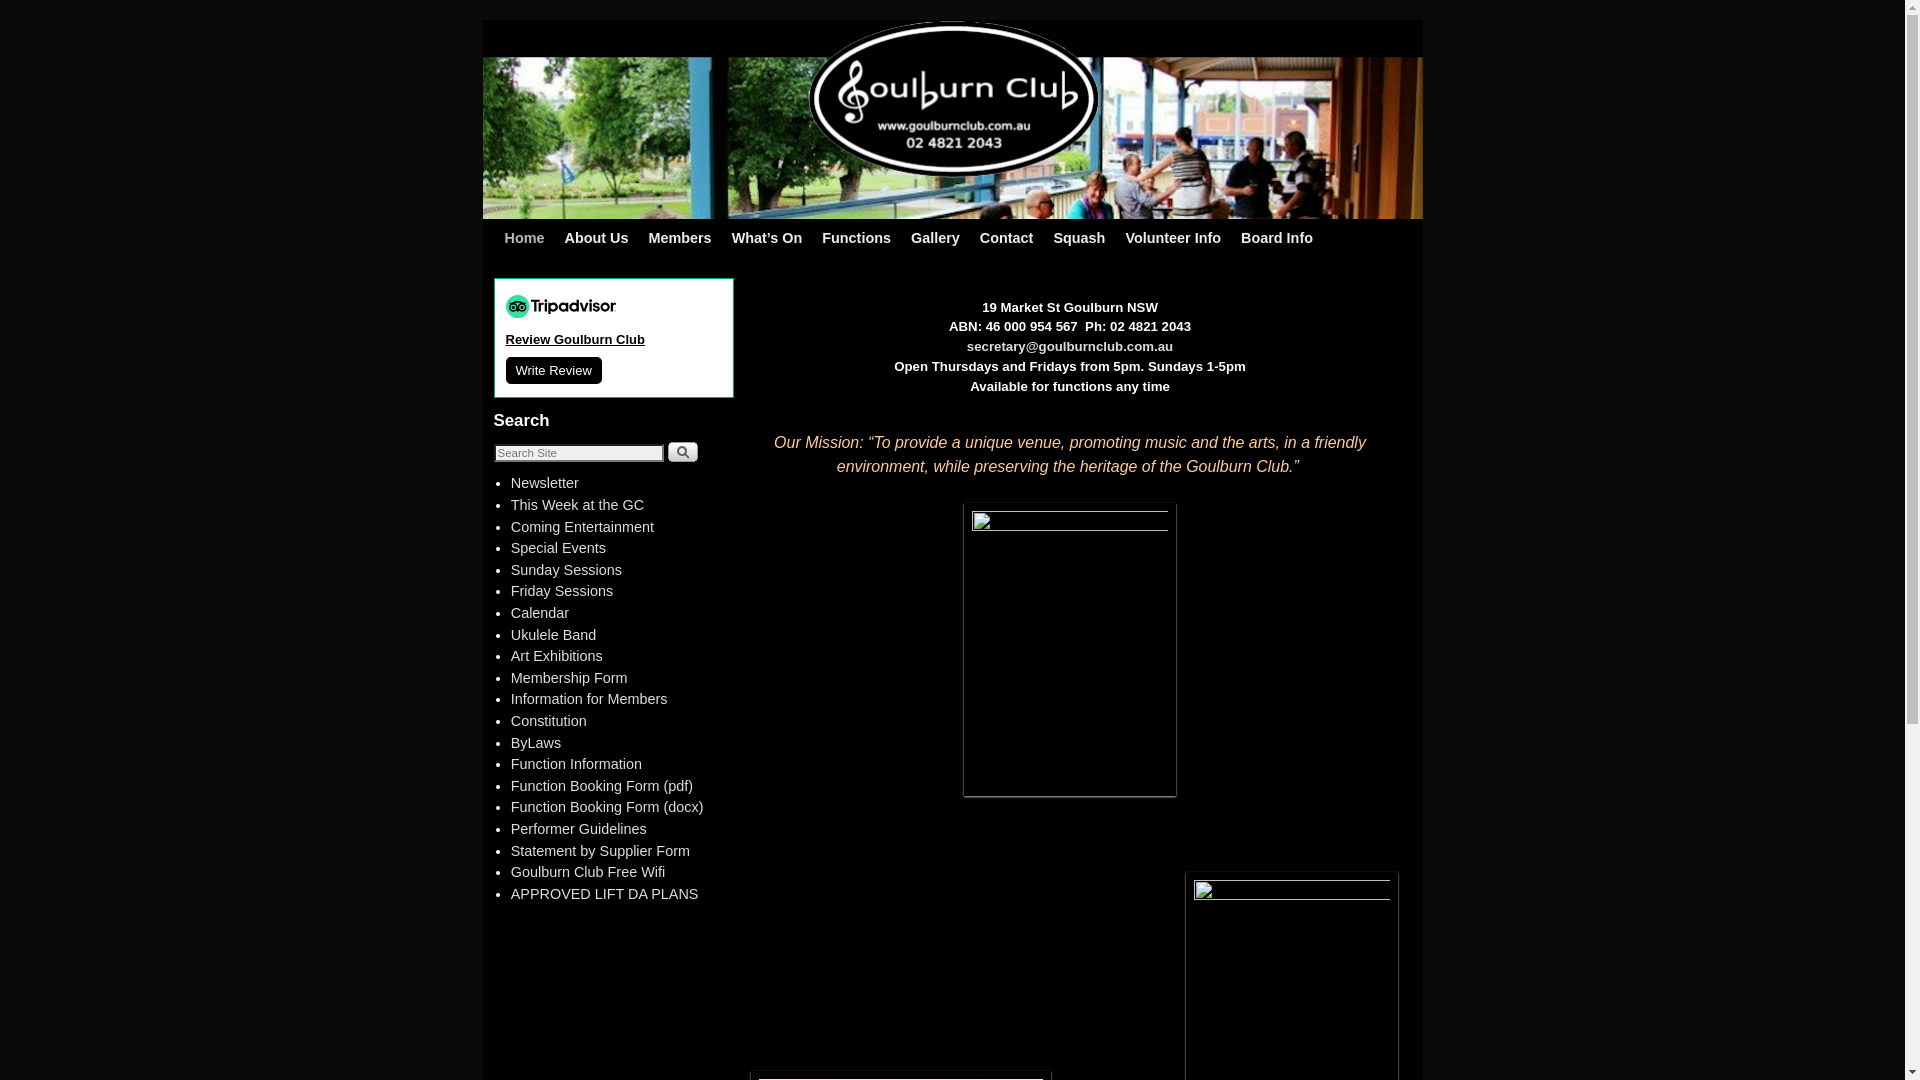 This screenshot has height=1080, width=1920. Describe the element at coordinates (553, 370) in the screenshot. I see `'Write Review'` at that location.